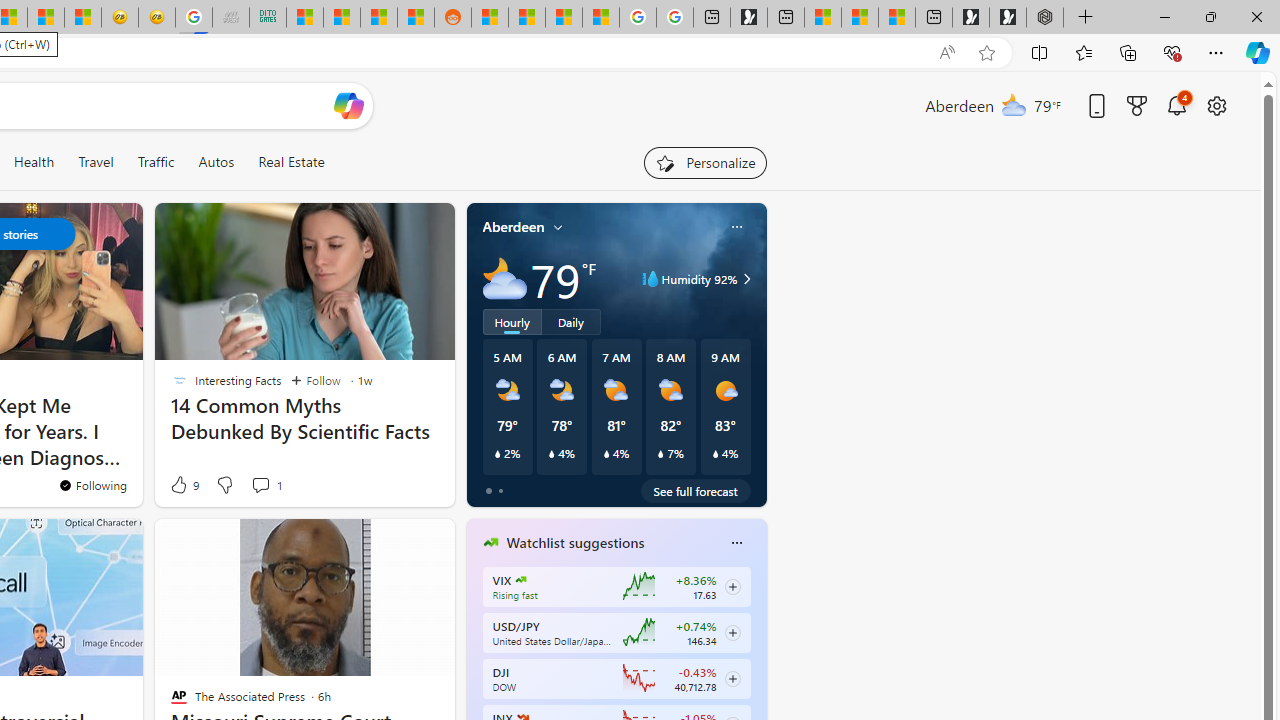  What do you see at coordinates (695, 491) in the screenshot?
I see `'See full forecast'` at bounding box center [695, 491].